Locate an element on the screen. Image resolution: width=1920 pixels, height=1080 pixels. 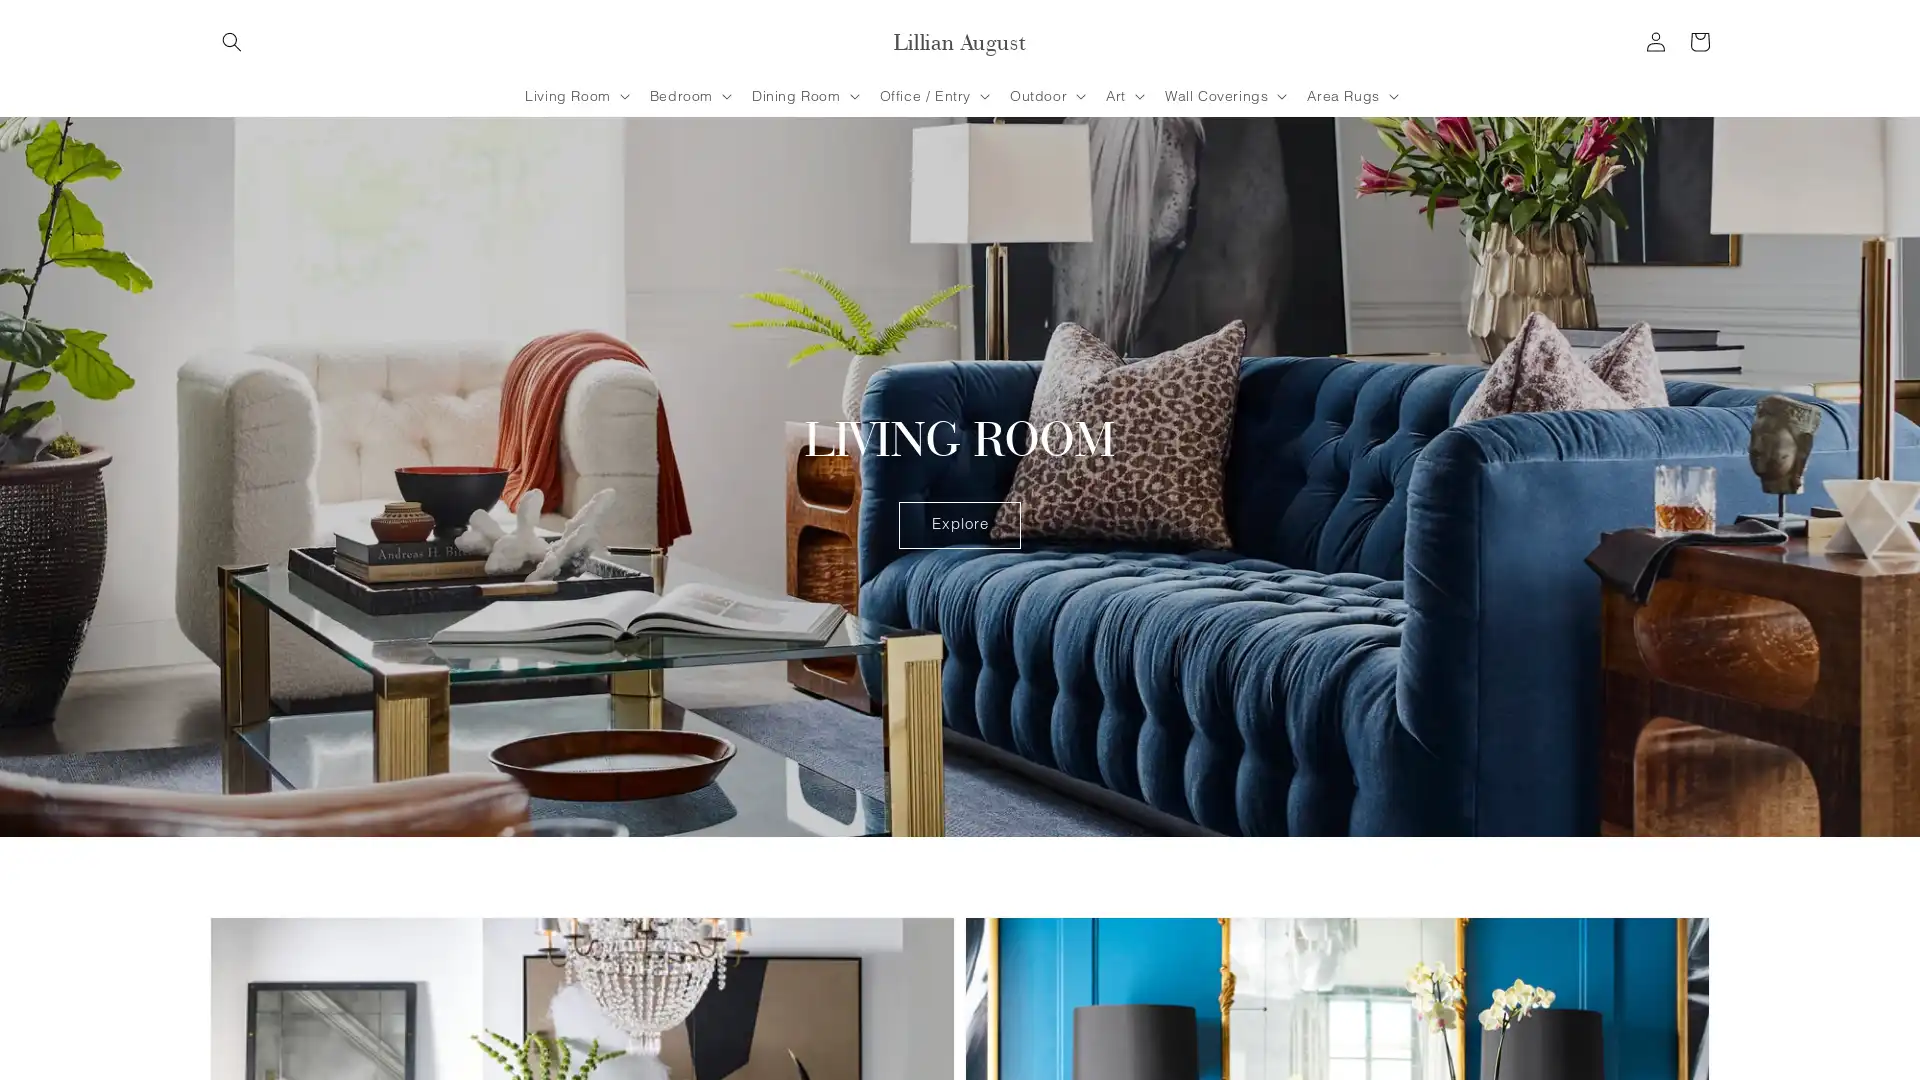
Bedroom is located at coordinates (687, 95).